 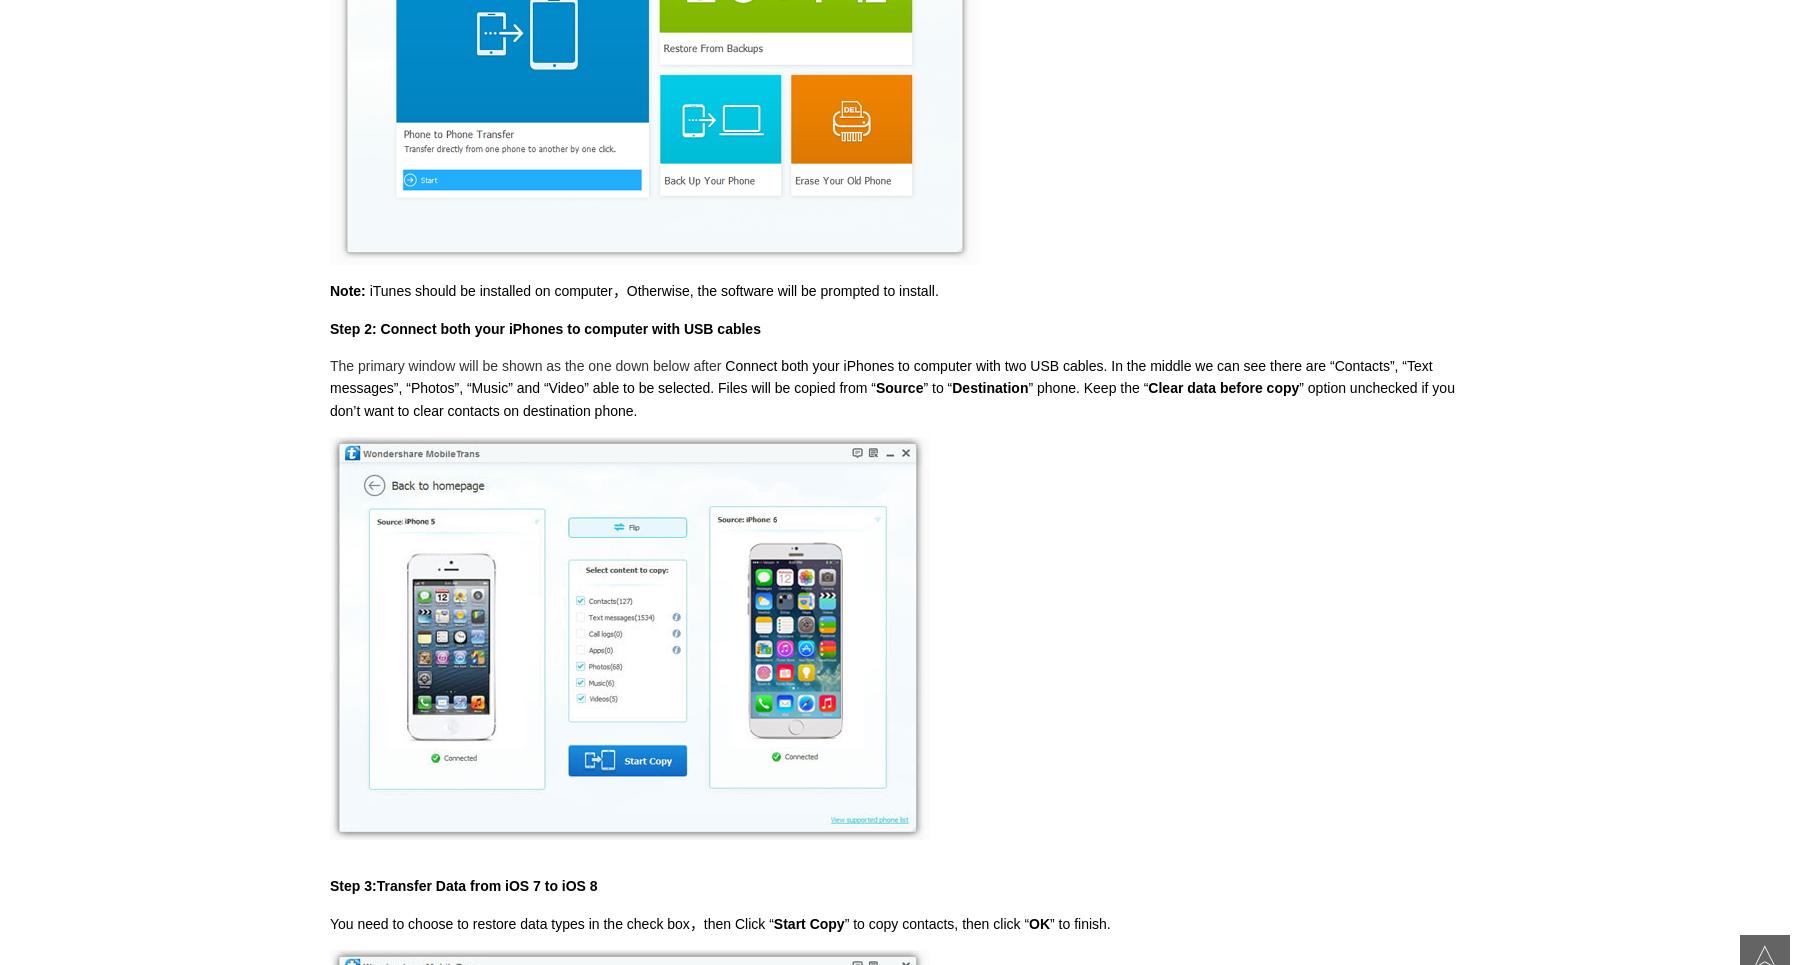 I want to click on '” option unchecked if you don’t want to clear contacts on destination phone.', so click(x=328, y=398).